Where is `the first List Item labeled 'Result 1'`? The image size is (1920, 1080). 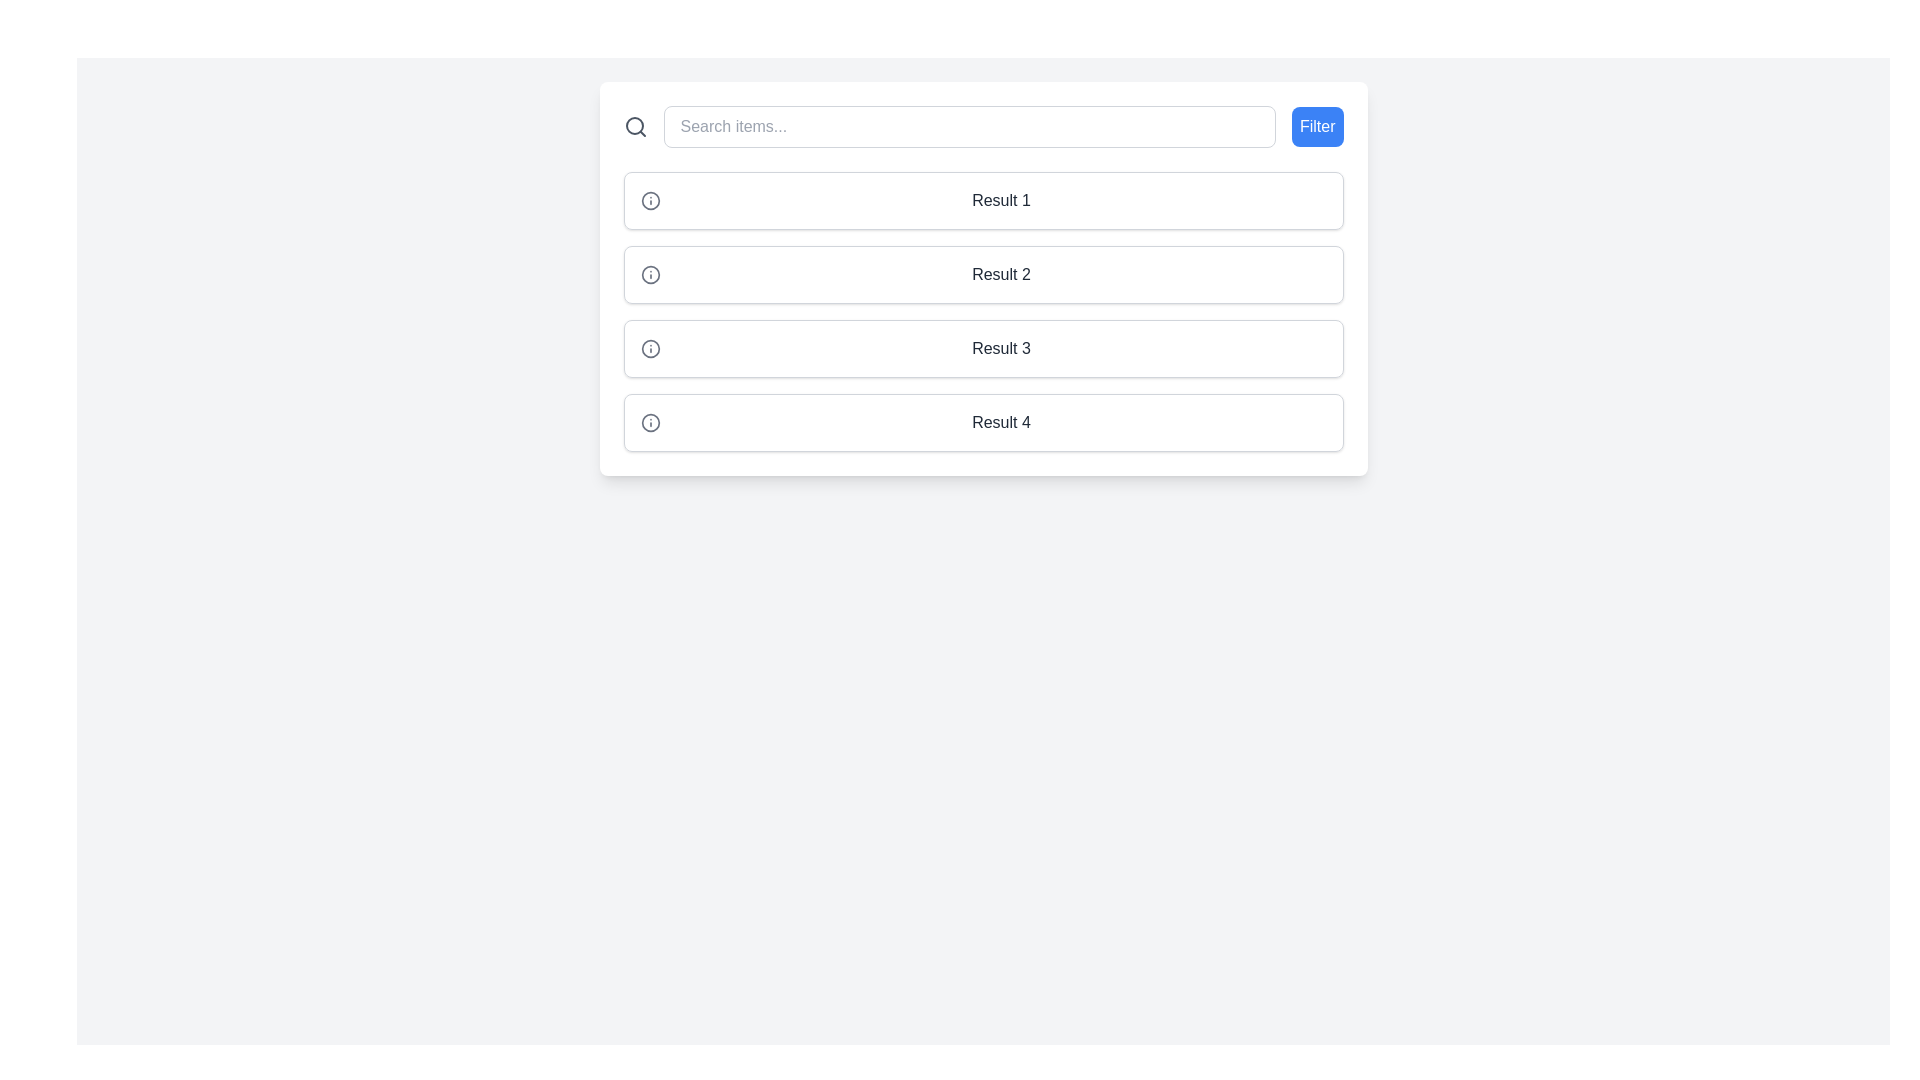 the first List Item labeled 'Result 1' is located at coordinates (983, 200).